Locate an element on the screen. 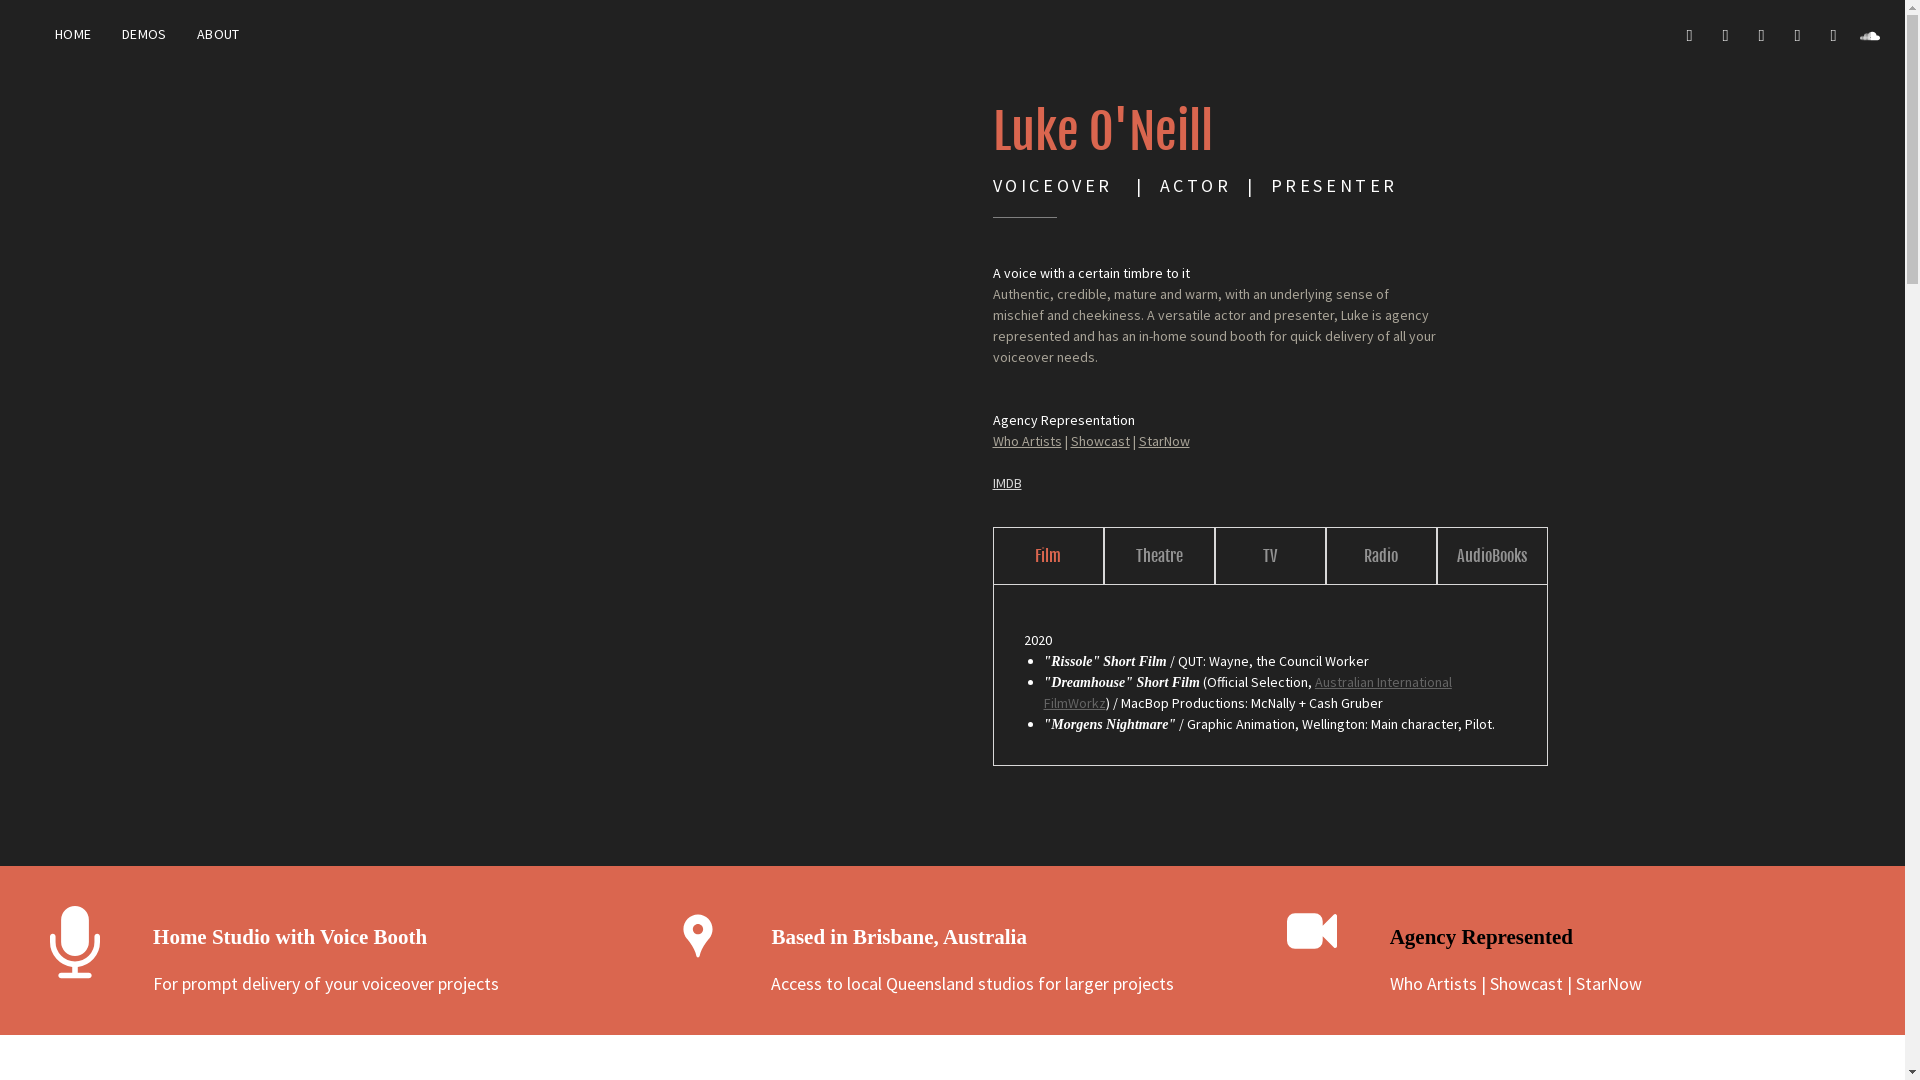 The height and width of the screenshot is (1080, 1920). 'ABOUT' is located at coordinates (218, 34).